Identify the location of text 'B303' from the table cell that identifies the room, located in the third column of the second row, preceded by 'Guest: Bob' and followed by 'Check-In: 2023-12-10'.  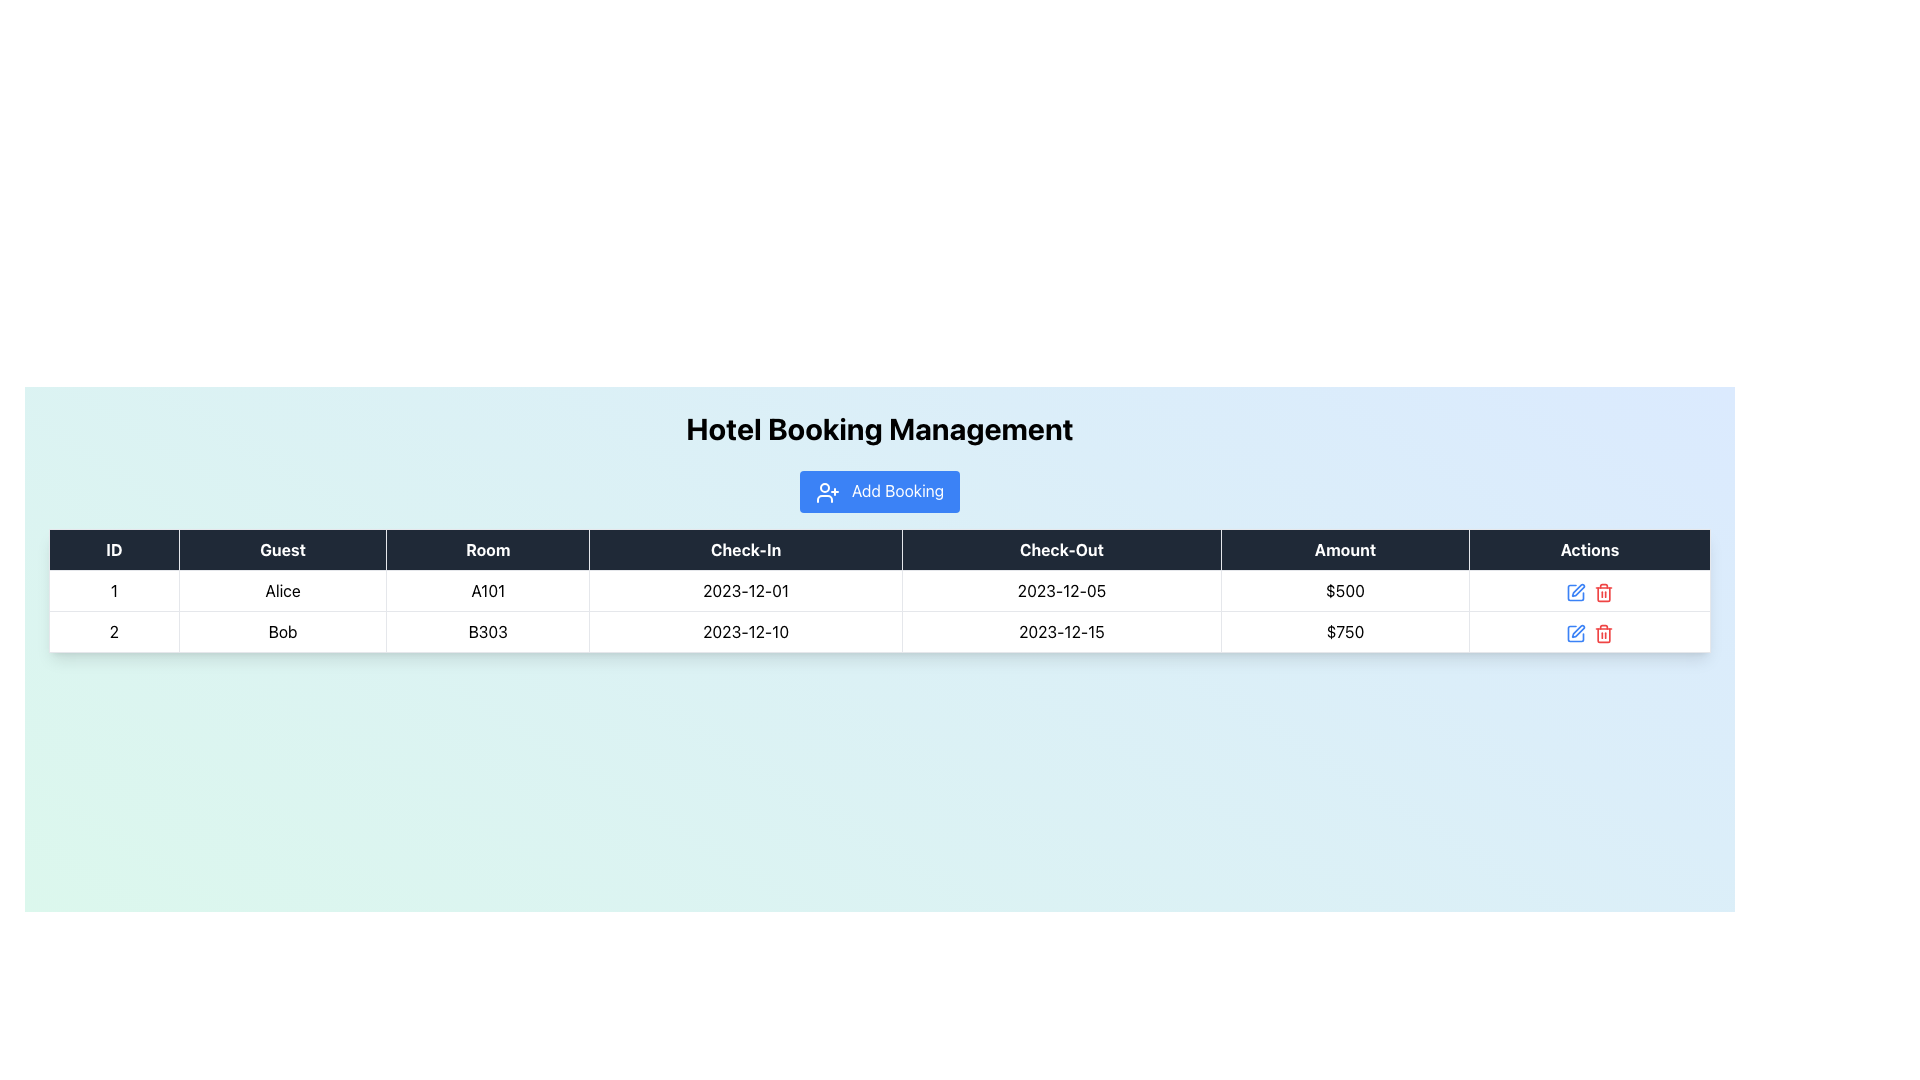
(488, 631).